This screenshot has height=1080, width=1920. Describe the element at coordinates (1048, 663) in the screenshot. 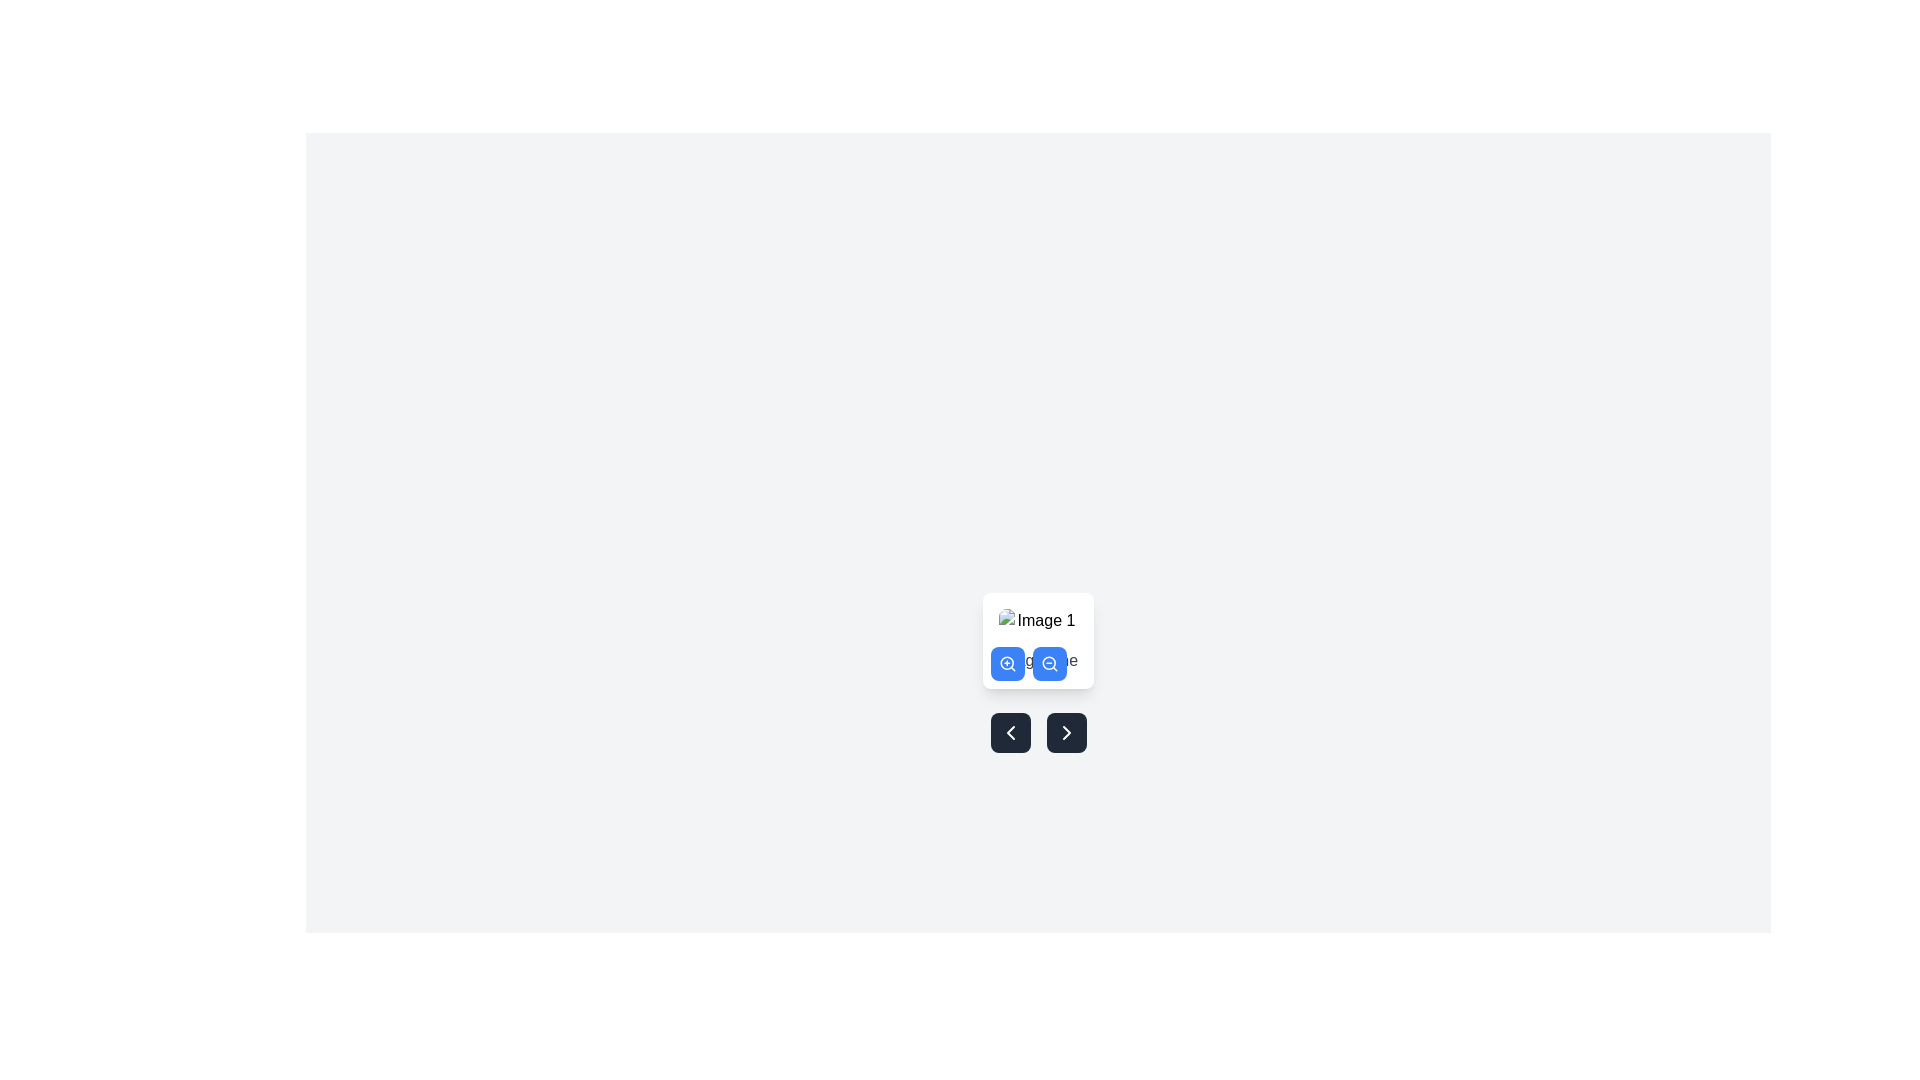

I see `the central circle of the zoom-out button, which is part of a larger zoom control component located below the image display` at that location.